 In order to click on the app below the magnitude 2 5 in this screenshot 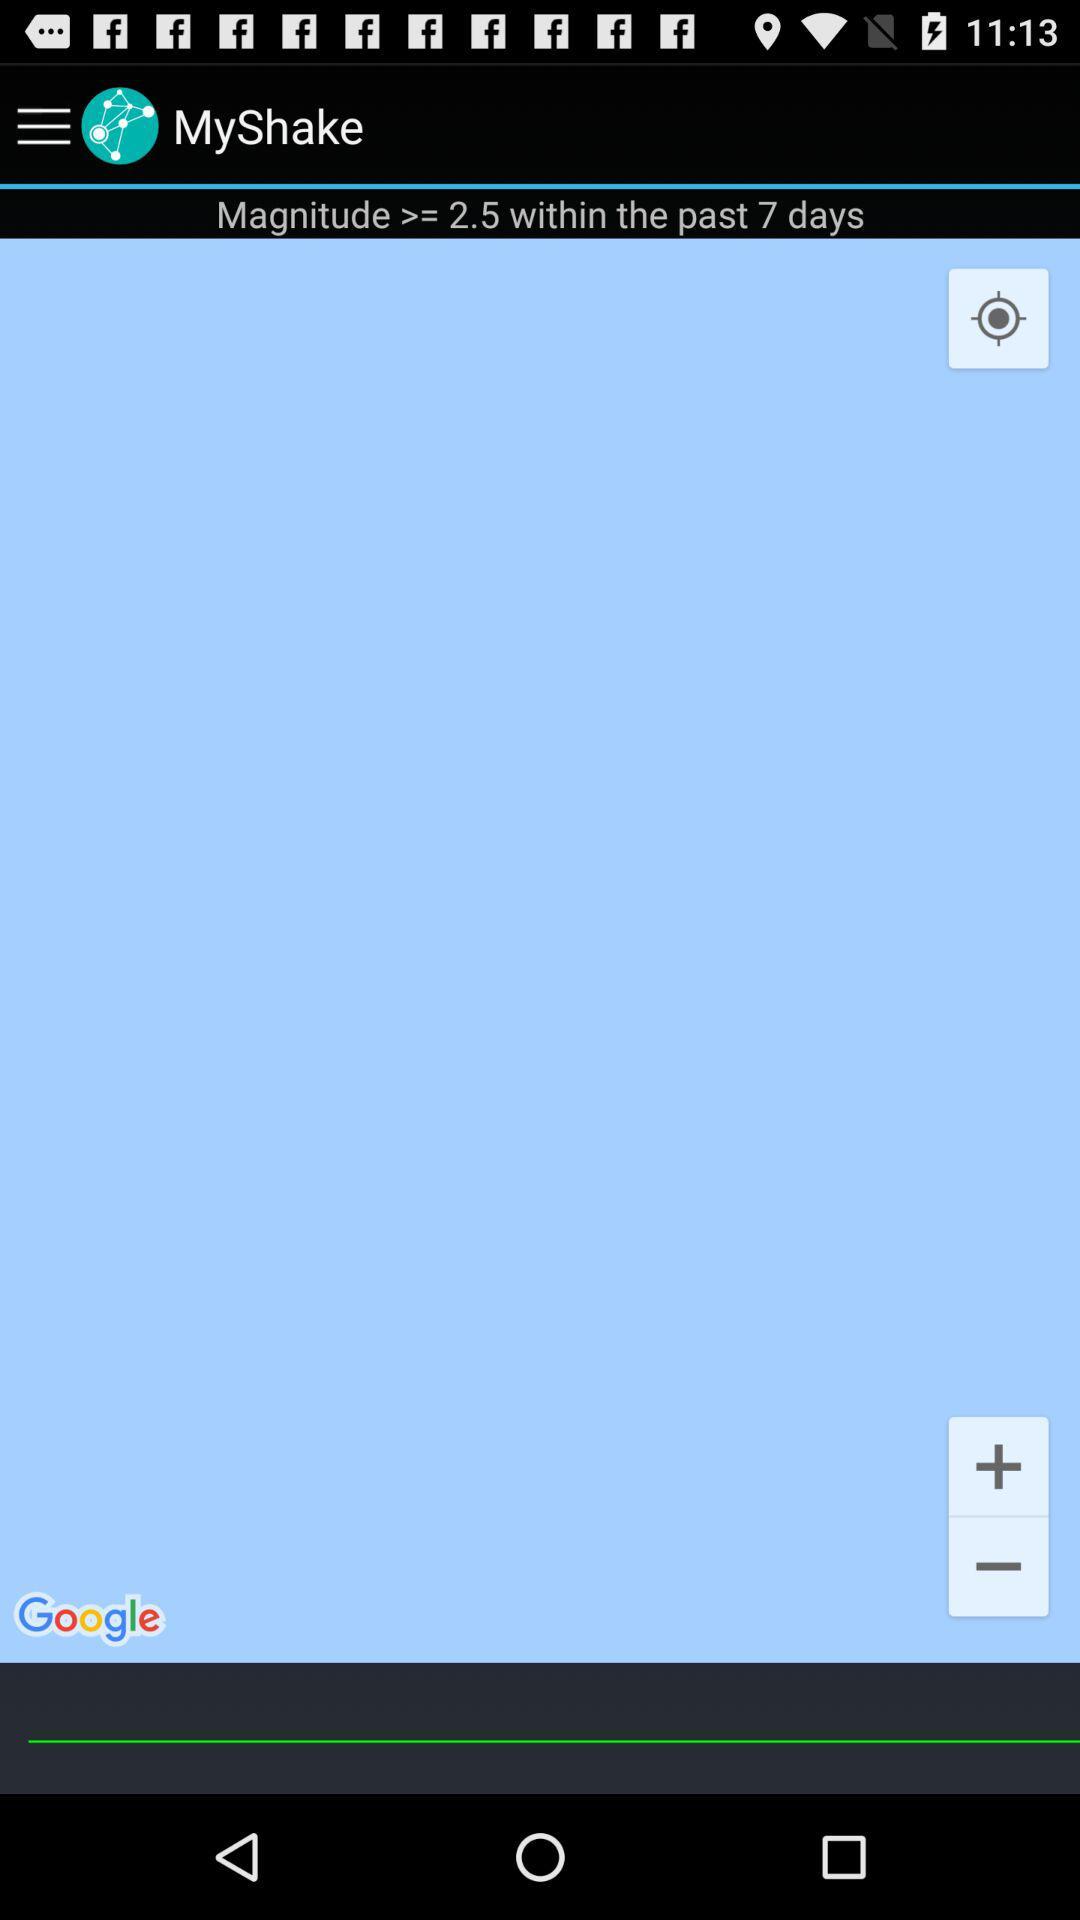, I will do `click(540, 949)`.